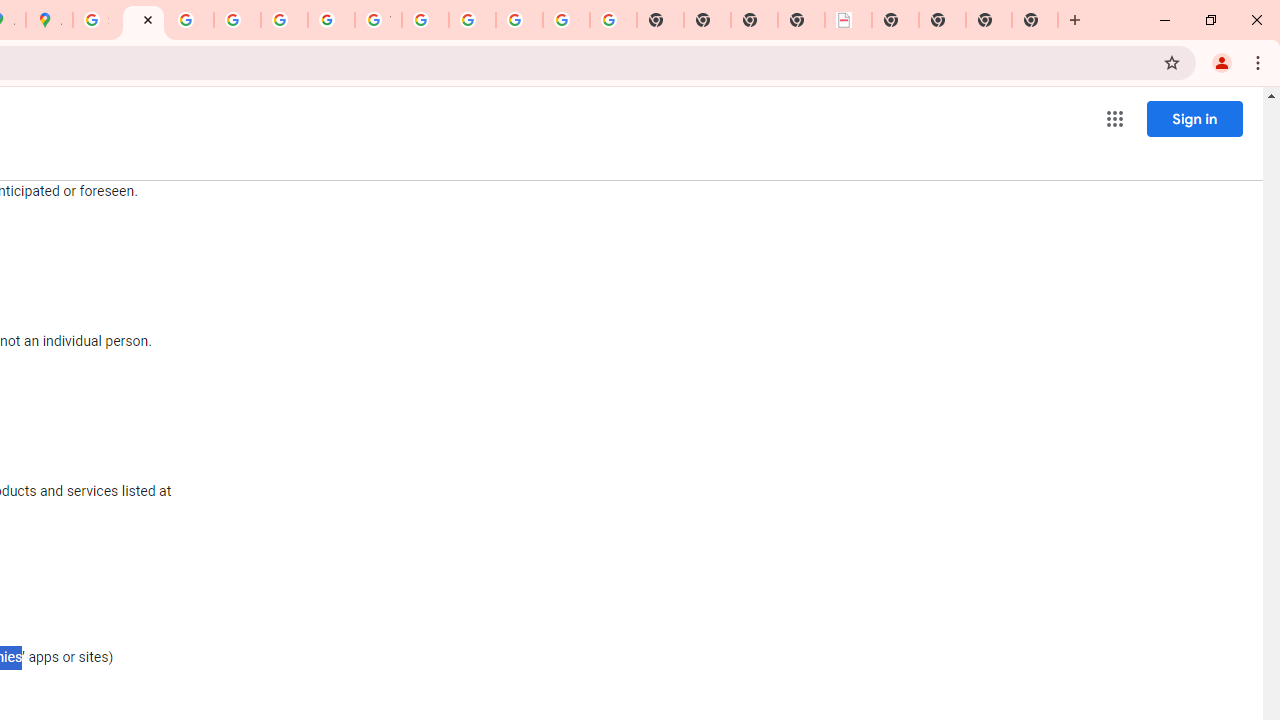  I want to click on 'LAAD Defence & Security 2025 | BAE Systems', so click(848, 20).